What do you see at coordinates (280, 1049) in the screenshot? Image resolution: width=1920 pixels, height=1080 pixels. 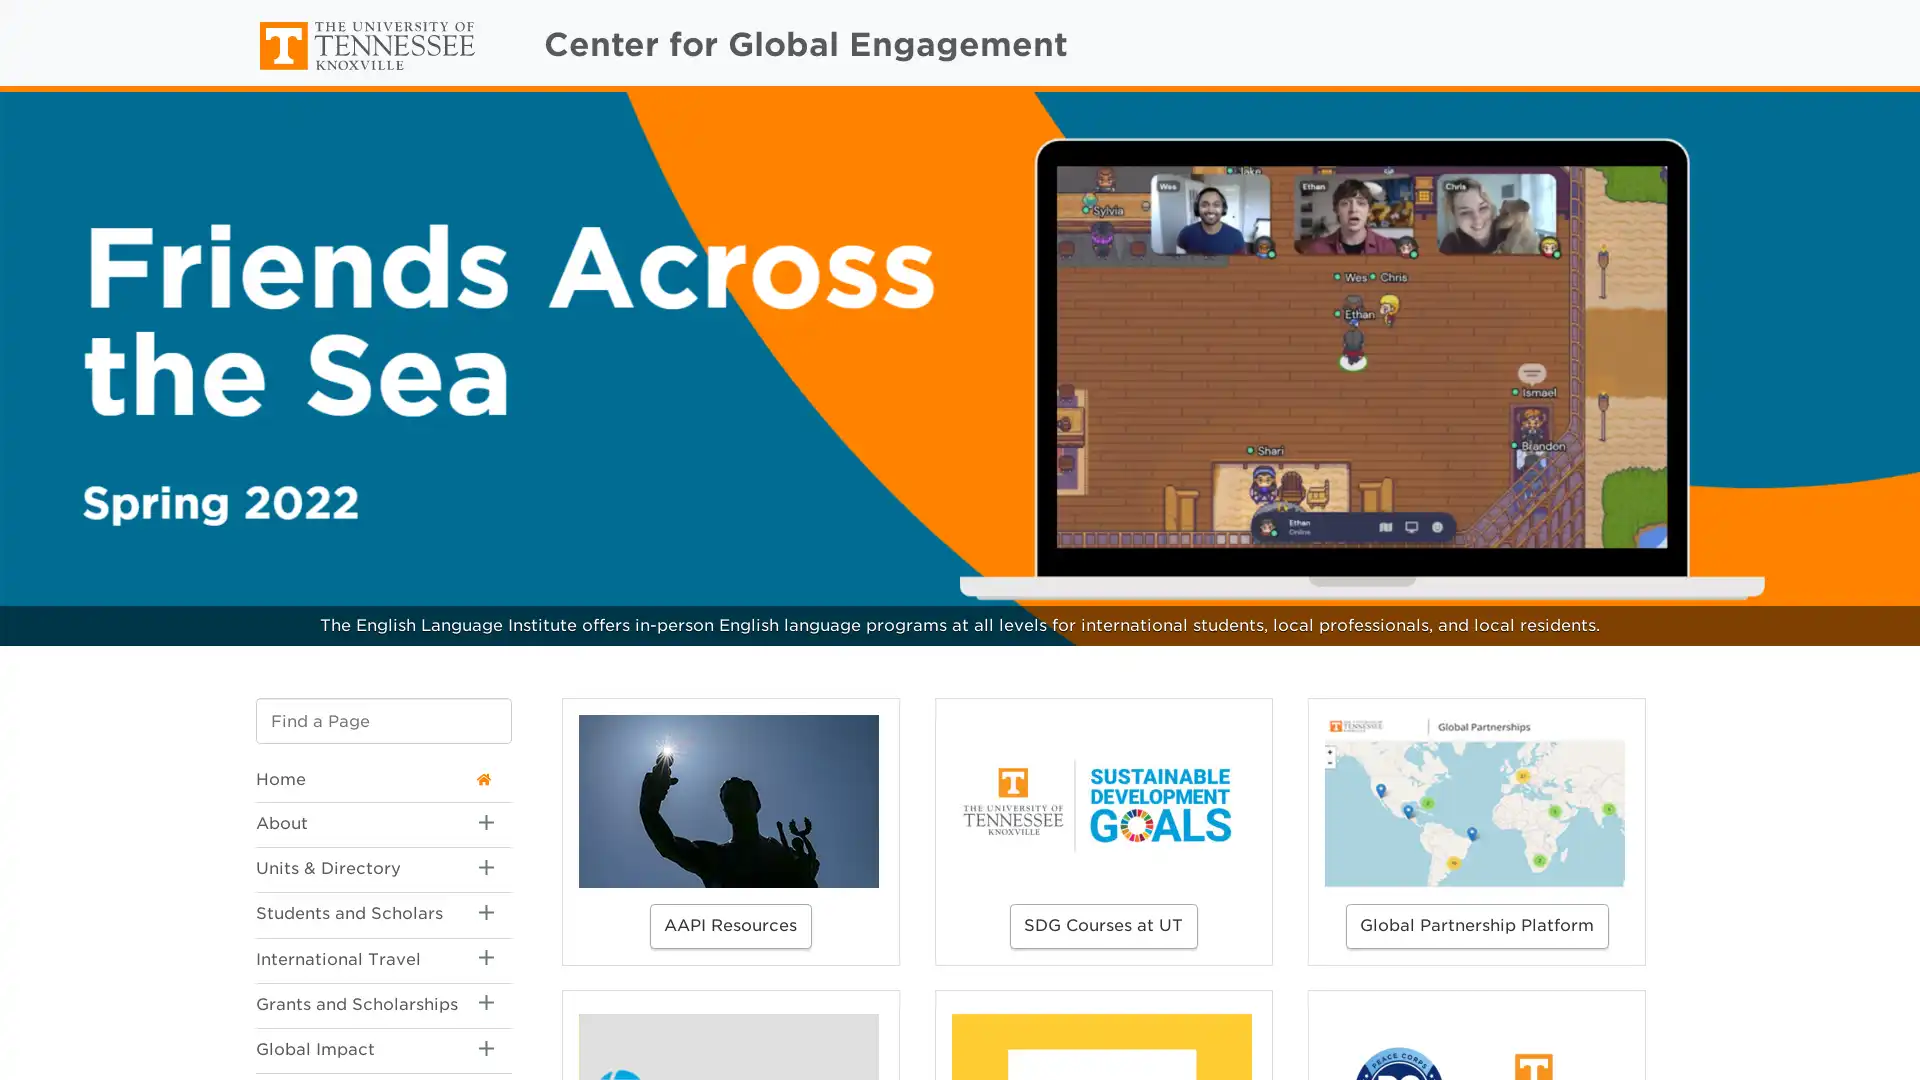 I see `Toggle Sub Menu` at bounding box center [280, 1049].